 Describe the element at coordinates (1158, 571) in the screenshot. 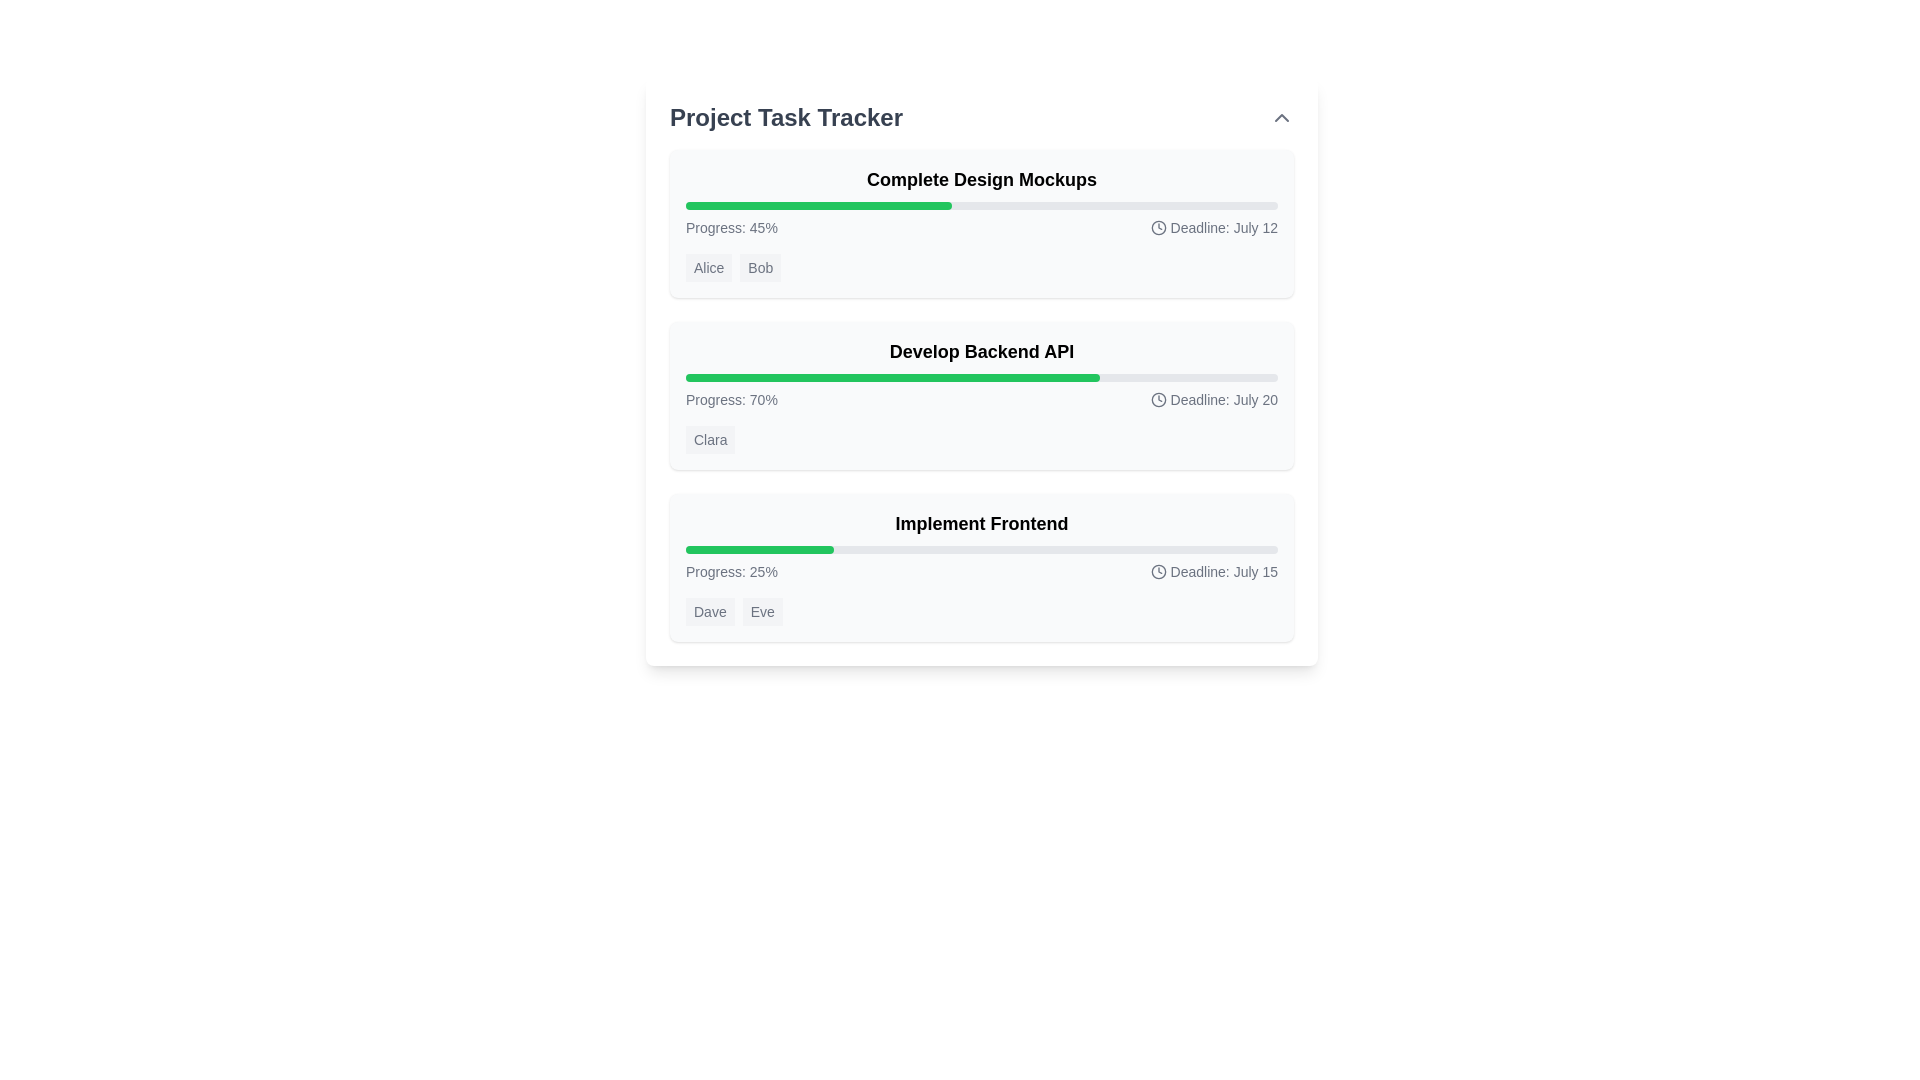

I see `the clock icon located on the far-right side of the 'Implement Frontend' task section, which has a circular outline and hands resembling an analog clock` at that location.